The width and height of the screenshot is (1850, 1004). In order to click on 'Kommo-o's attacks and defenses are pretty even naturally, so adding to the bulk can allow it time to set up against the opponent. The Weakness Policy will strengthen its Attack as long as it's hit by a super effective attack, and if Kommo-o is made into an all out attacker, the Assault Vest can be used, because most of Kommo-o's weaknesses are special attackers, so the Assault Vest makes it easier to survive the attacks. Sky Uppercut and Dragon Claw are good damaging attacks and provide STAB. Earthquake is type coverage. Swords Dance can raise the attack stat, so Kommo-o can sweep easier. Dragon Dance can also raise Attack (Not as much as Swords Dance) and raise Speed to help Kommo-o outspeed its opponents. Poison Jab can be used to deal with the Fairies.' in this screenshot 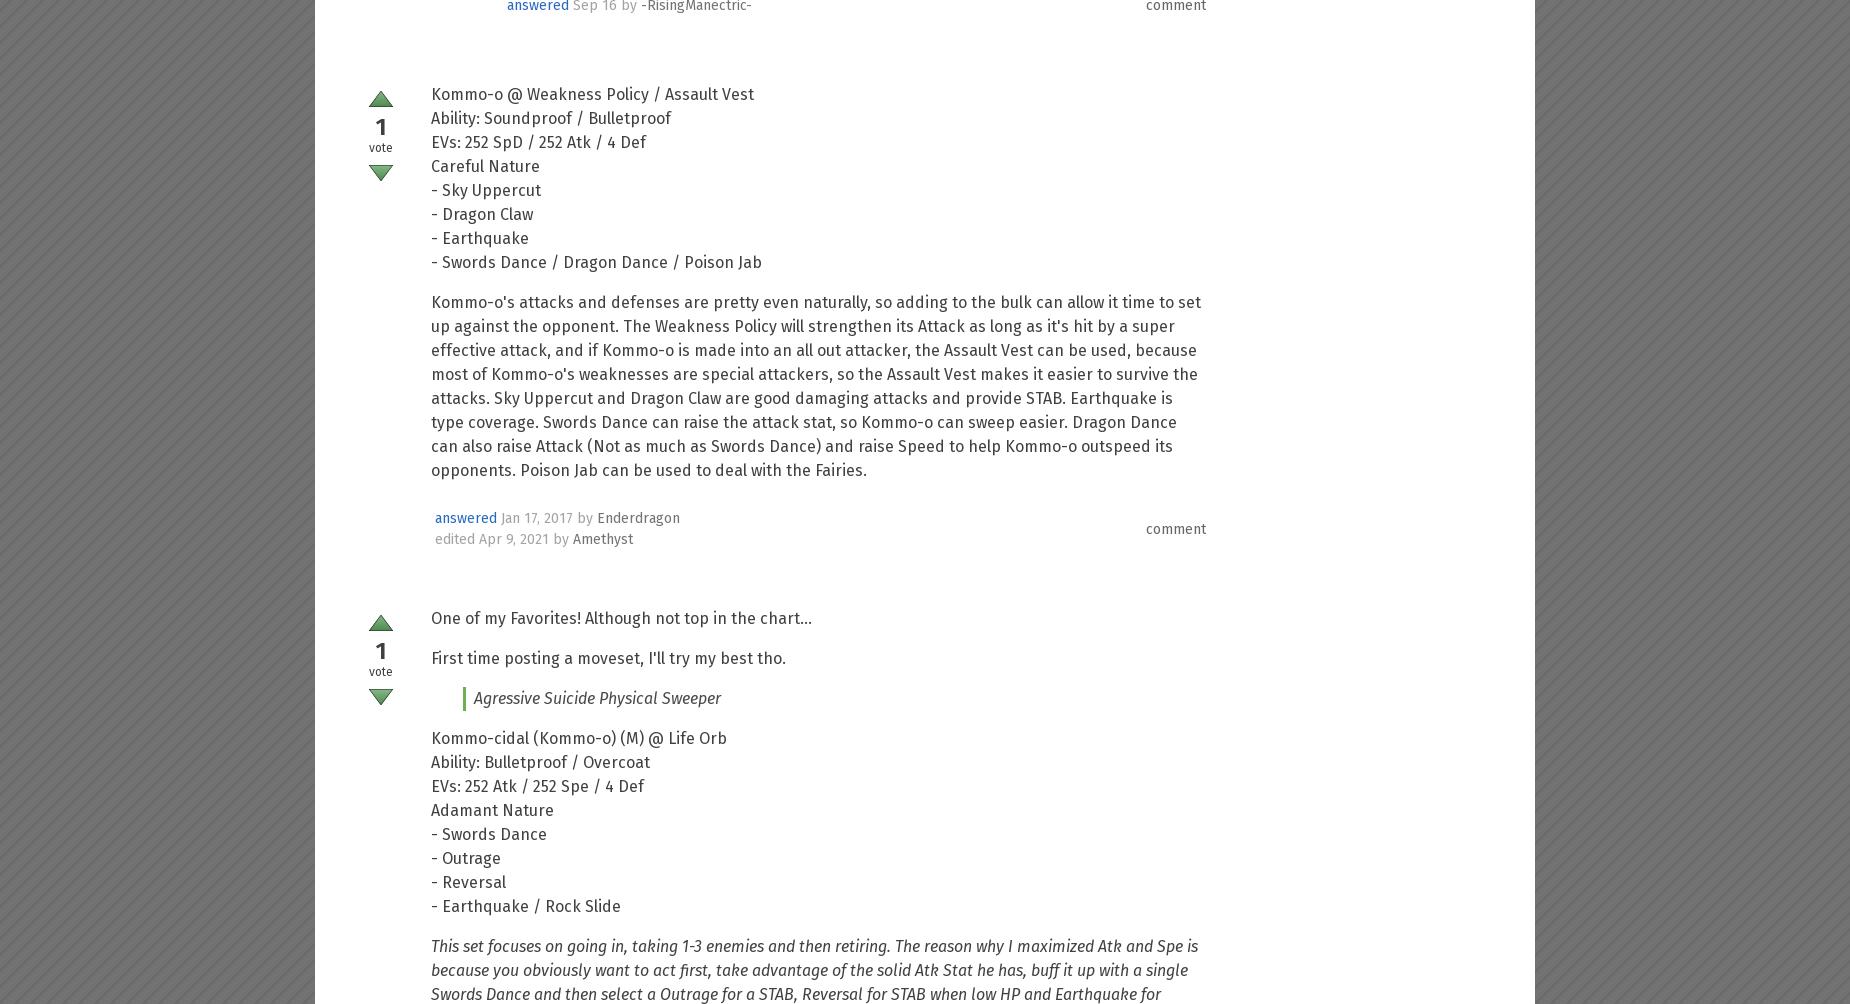, I will do `click(816, 385)`.